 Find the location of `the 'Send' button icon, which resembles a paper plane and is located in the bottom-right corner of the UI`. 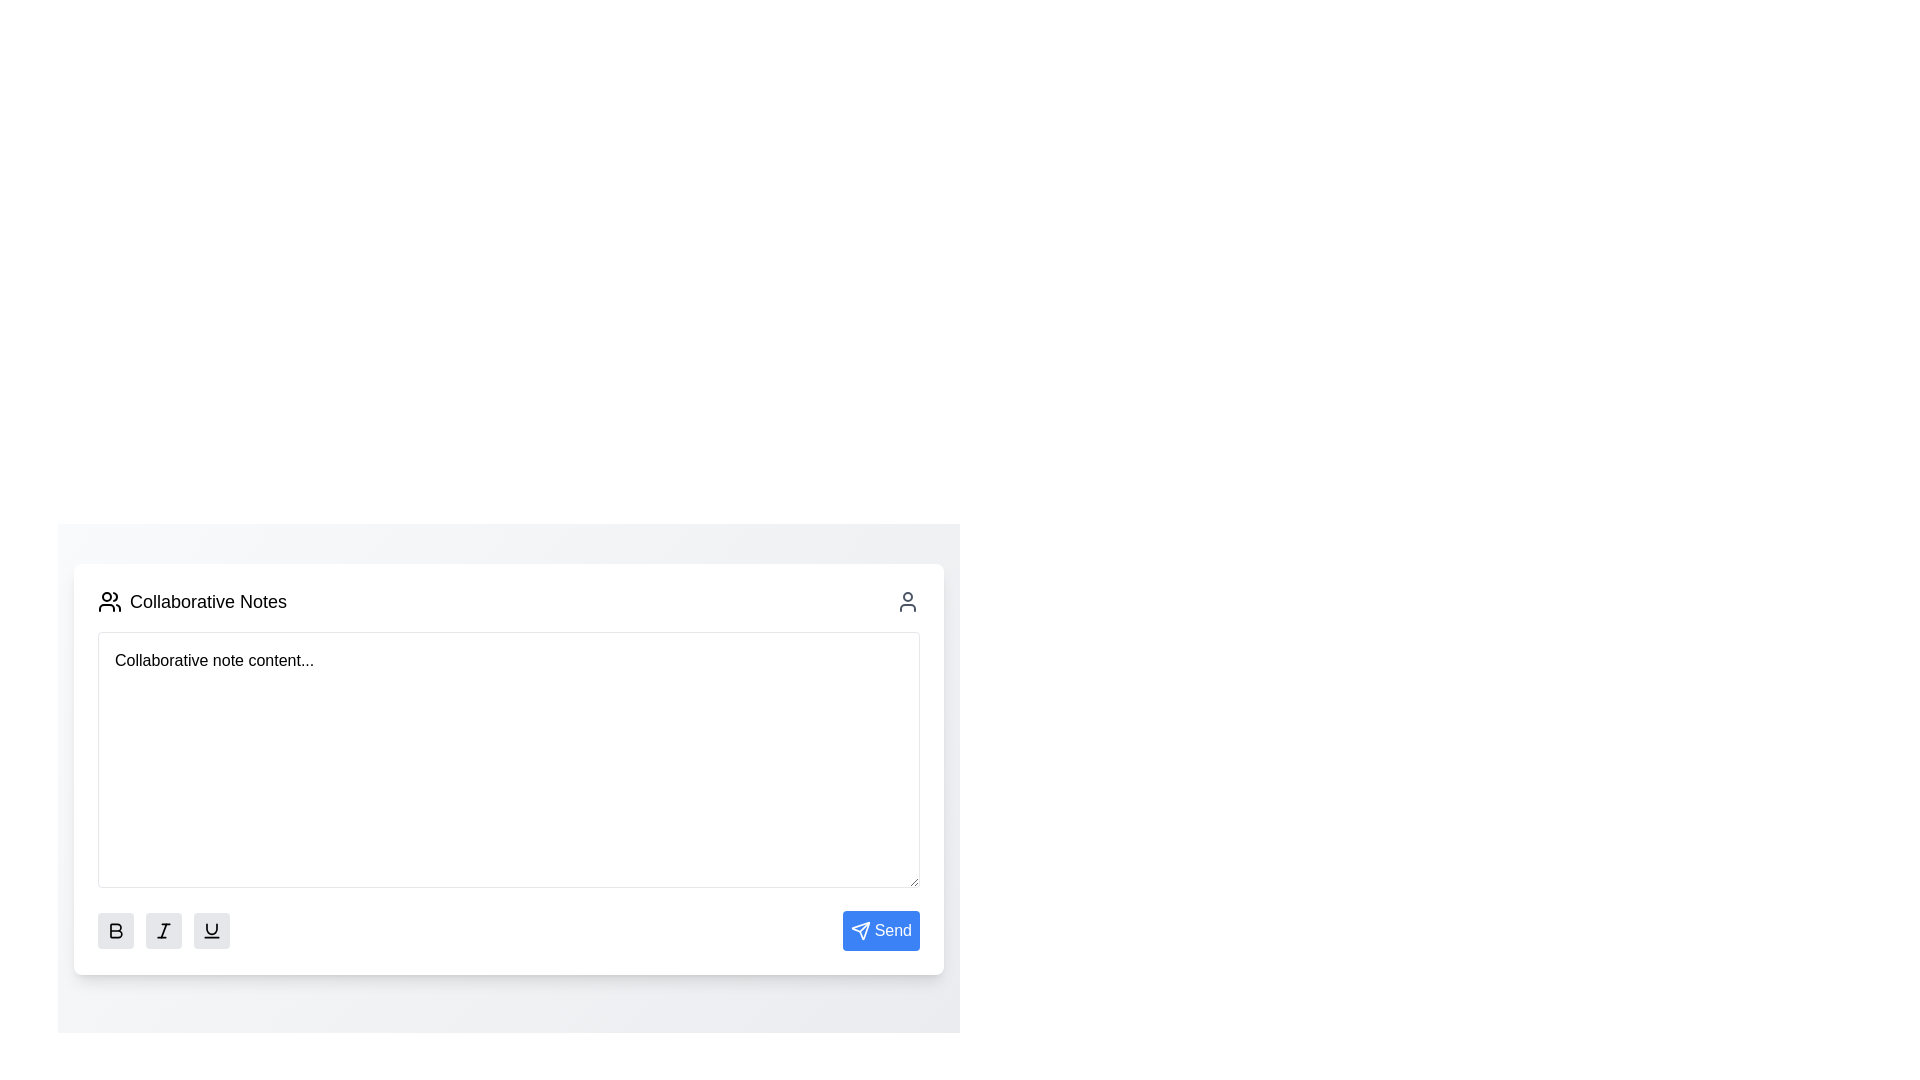

the 'Send' button icon, which resembles a paper plane and is located in the bottom-right corner of the UI is located at coordinates (860, 930).